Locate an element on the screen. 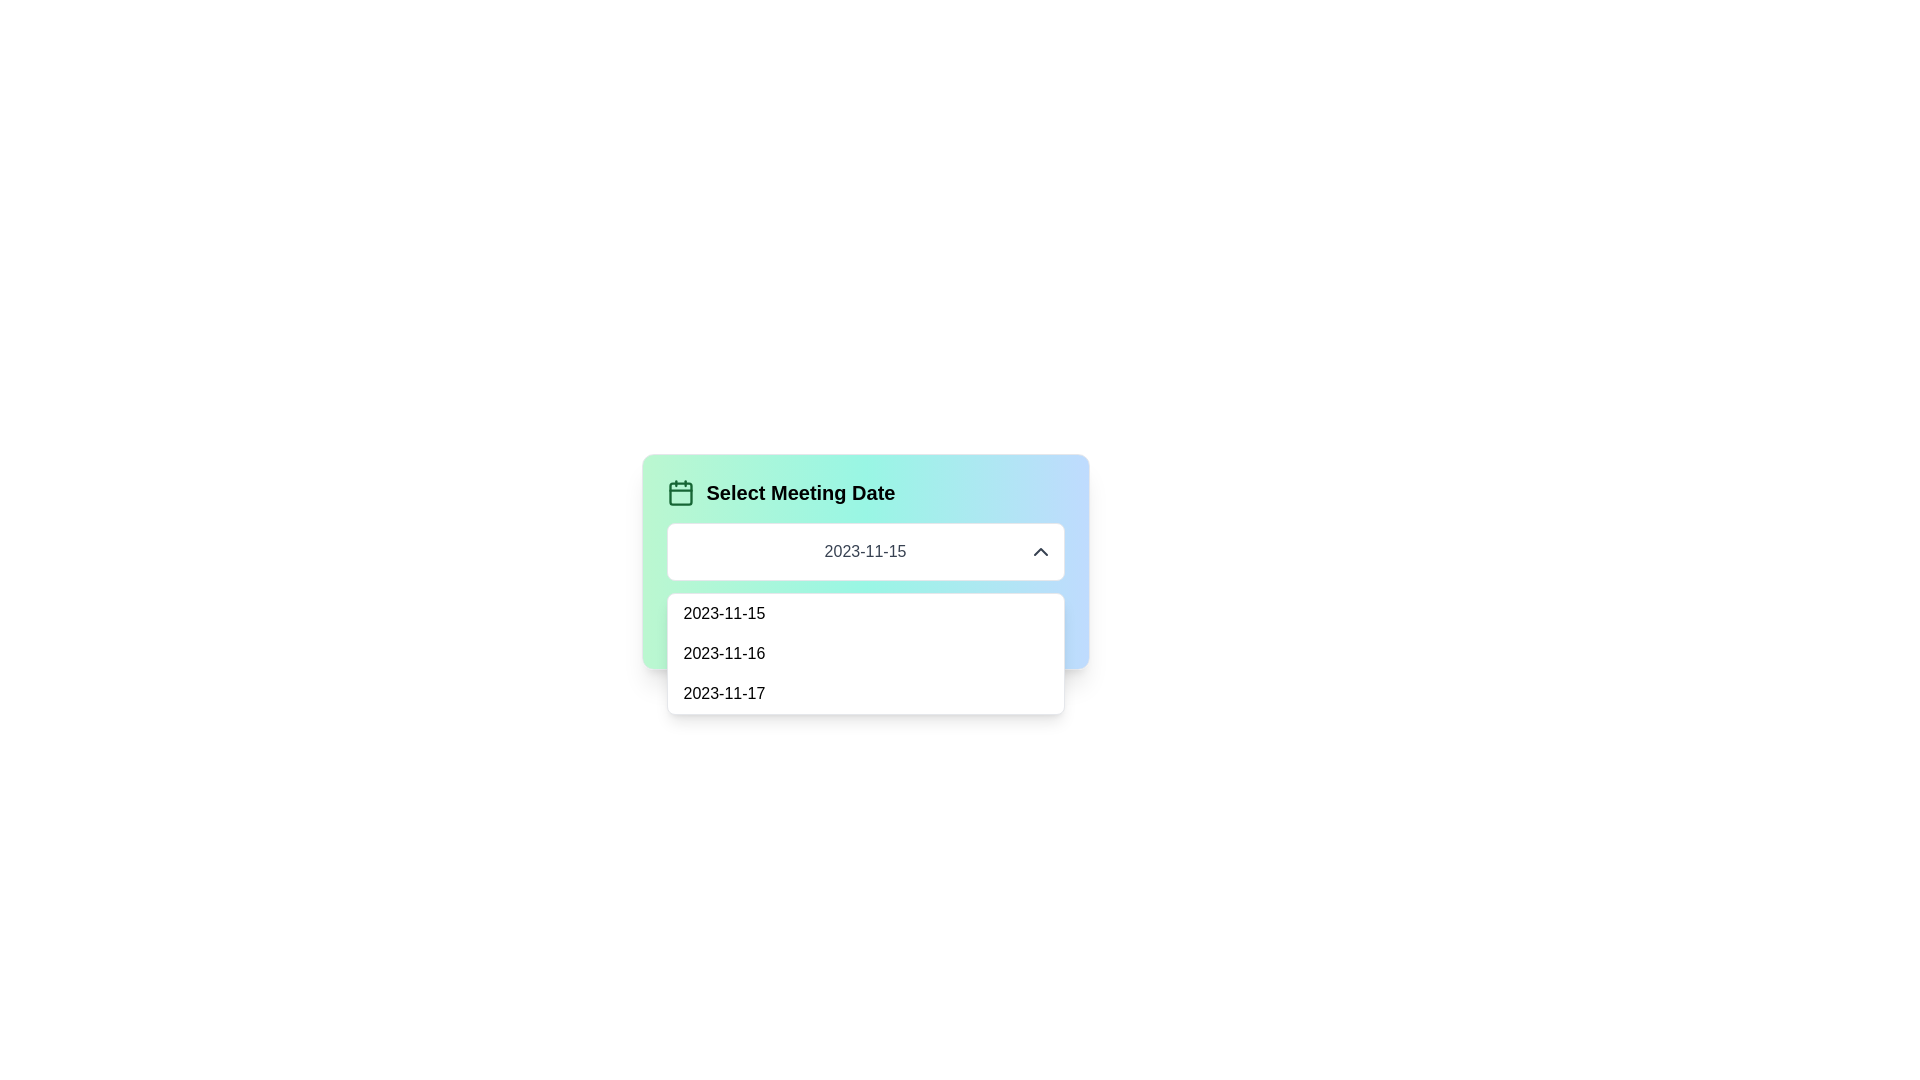 Image resolution: width=1920 pixels, height=1080 pixels. the dropdown menu item displaying the date '2023-11-15' is located at coordinates (865, 623).